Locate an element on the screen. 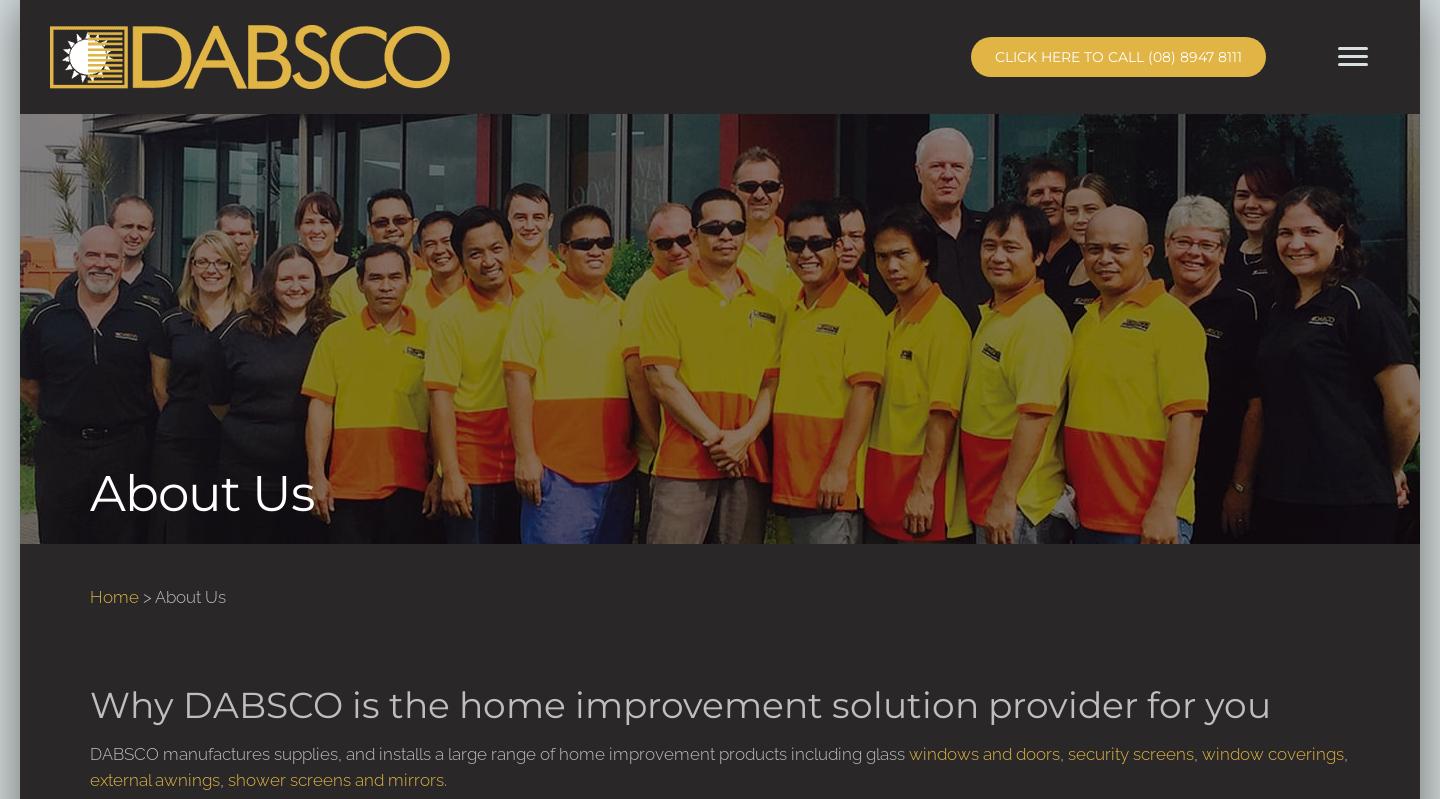  'windows and doors' is located at coordinates (983, 752).